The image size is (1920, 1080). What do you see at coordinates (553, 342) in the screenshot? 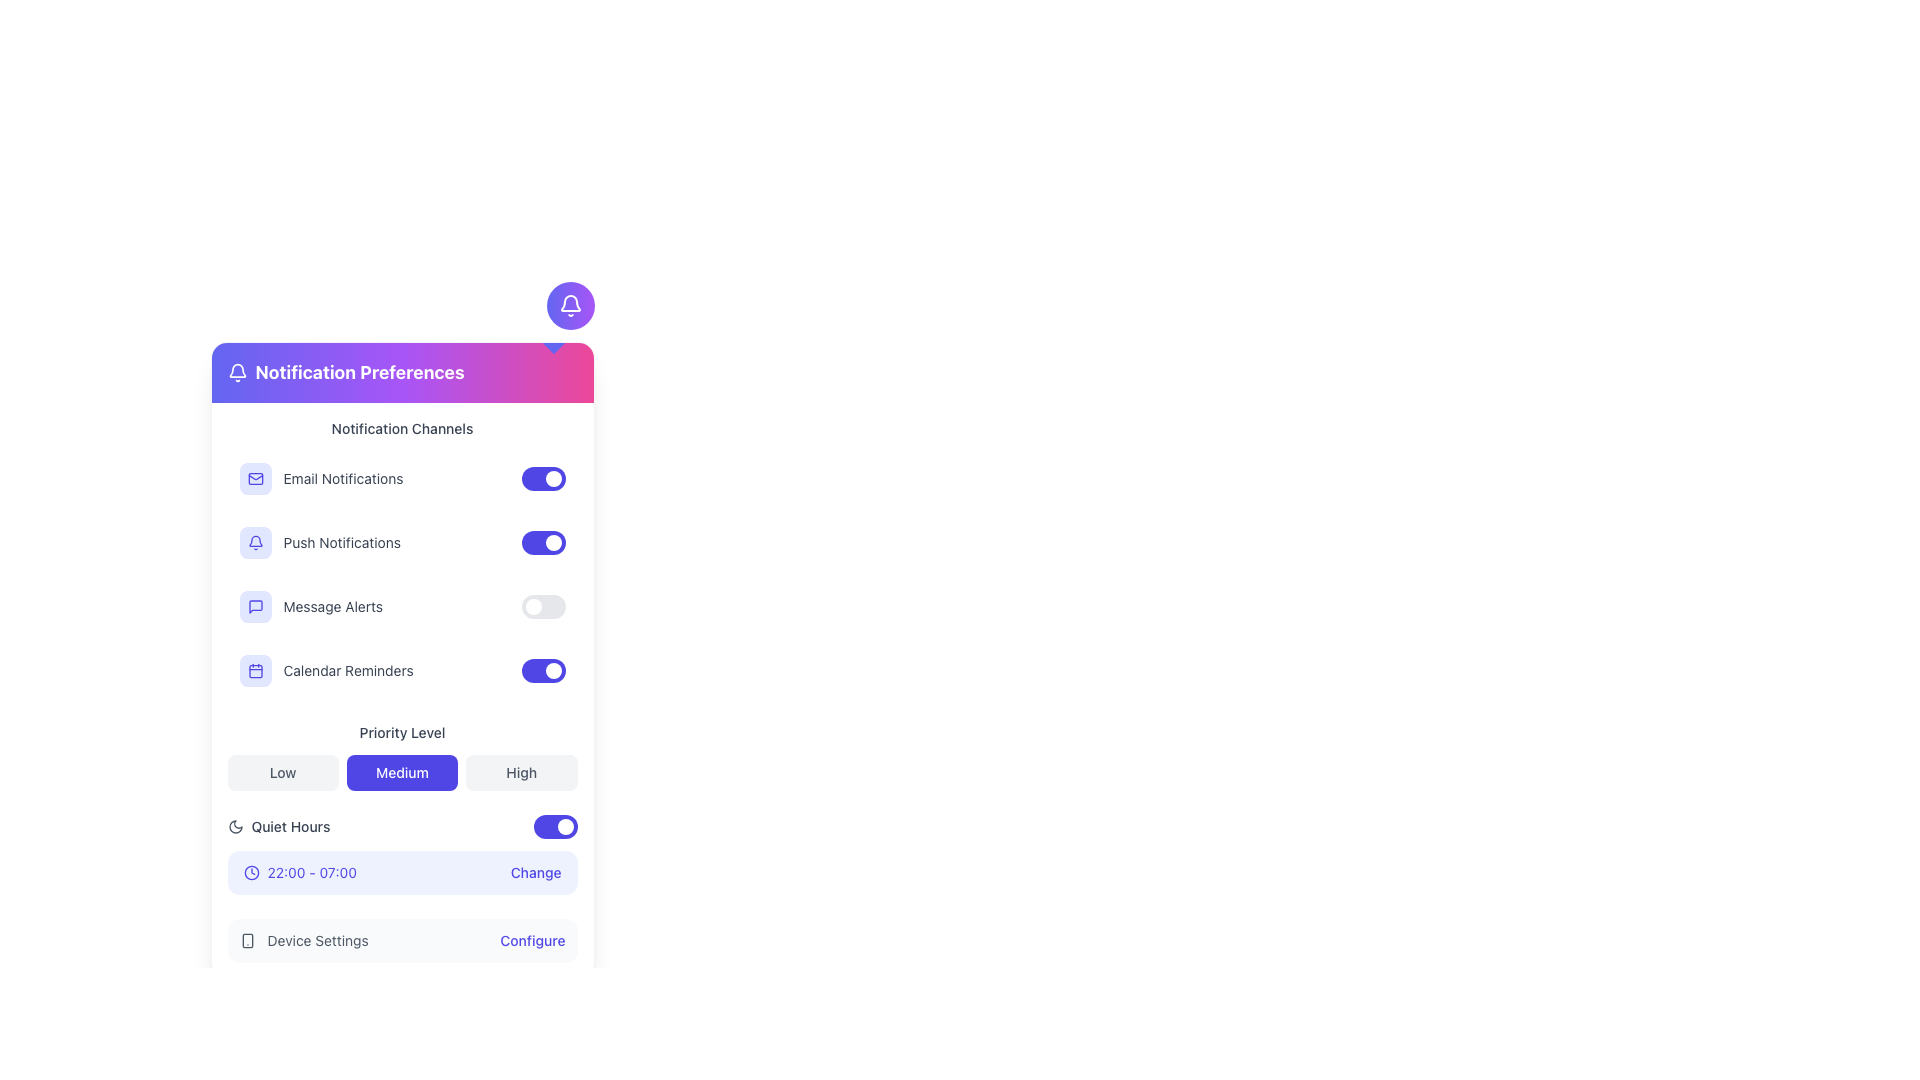
I see `the small, square-shaped purple decorative icon at a 45-degree angle located at the top-right corner of the 'Notification Preferences' header bar` at bounding box center [553, 342].